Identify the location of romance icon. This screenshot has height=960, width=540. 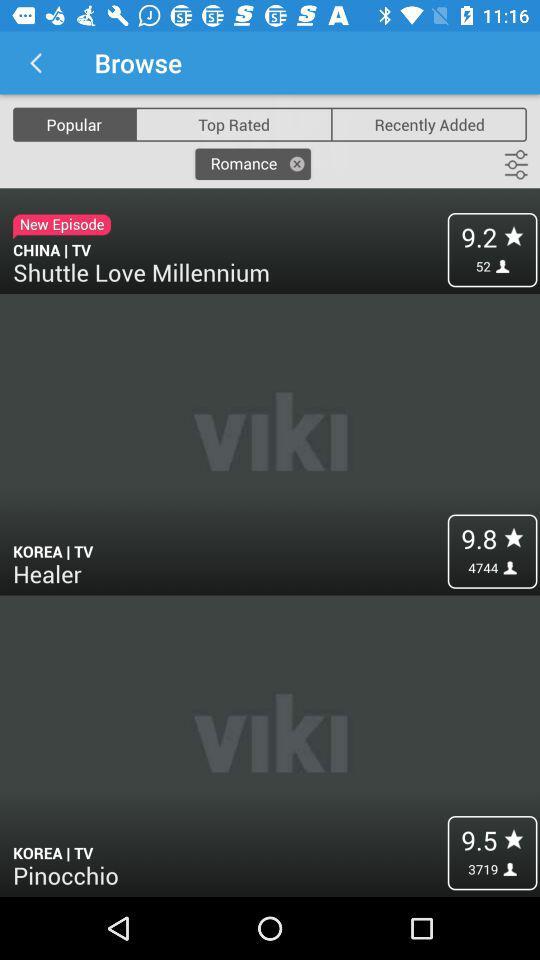
(253, 163).